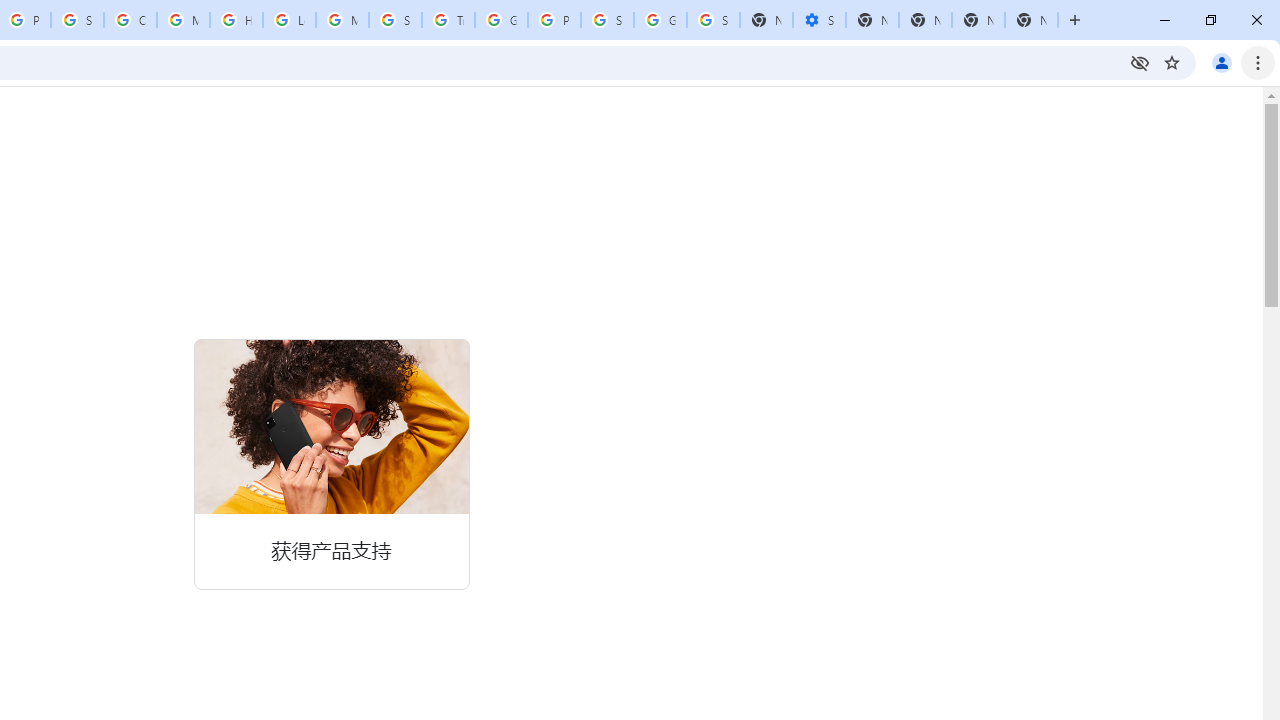 Image resolution: width=1280 pixels, height=720 pixels. I want to click on 'New Tab', so click(1031, 20).